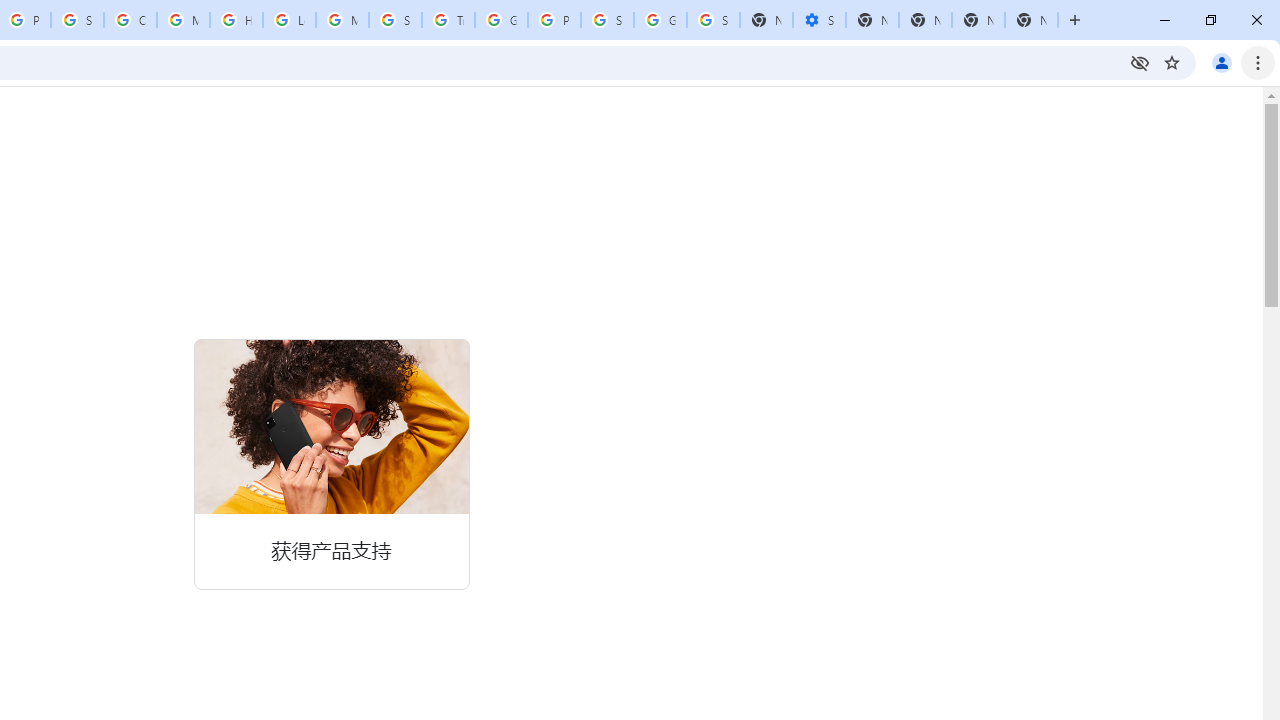 Image resolution: width=1280 pixels, height=720 pixels. I want to click on 'New Tab', so click(1031, 20).